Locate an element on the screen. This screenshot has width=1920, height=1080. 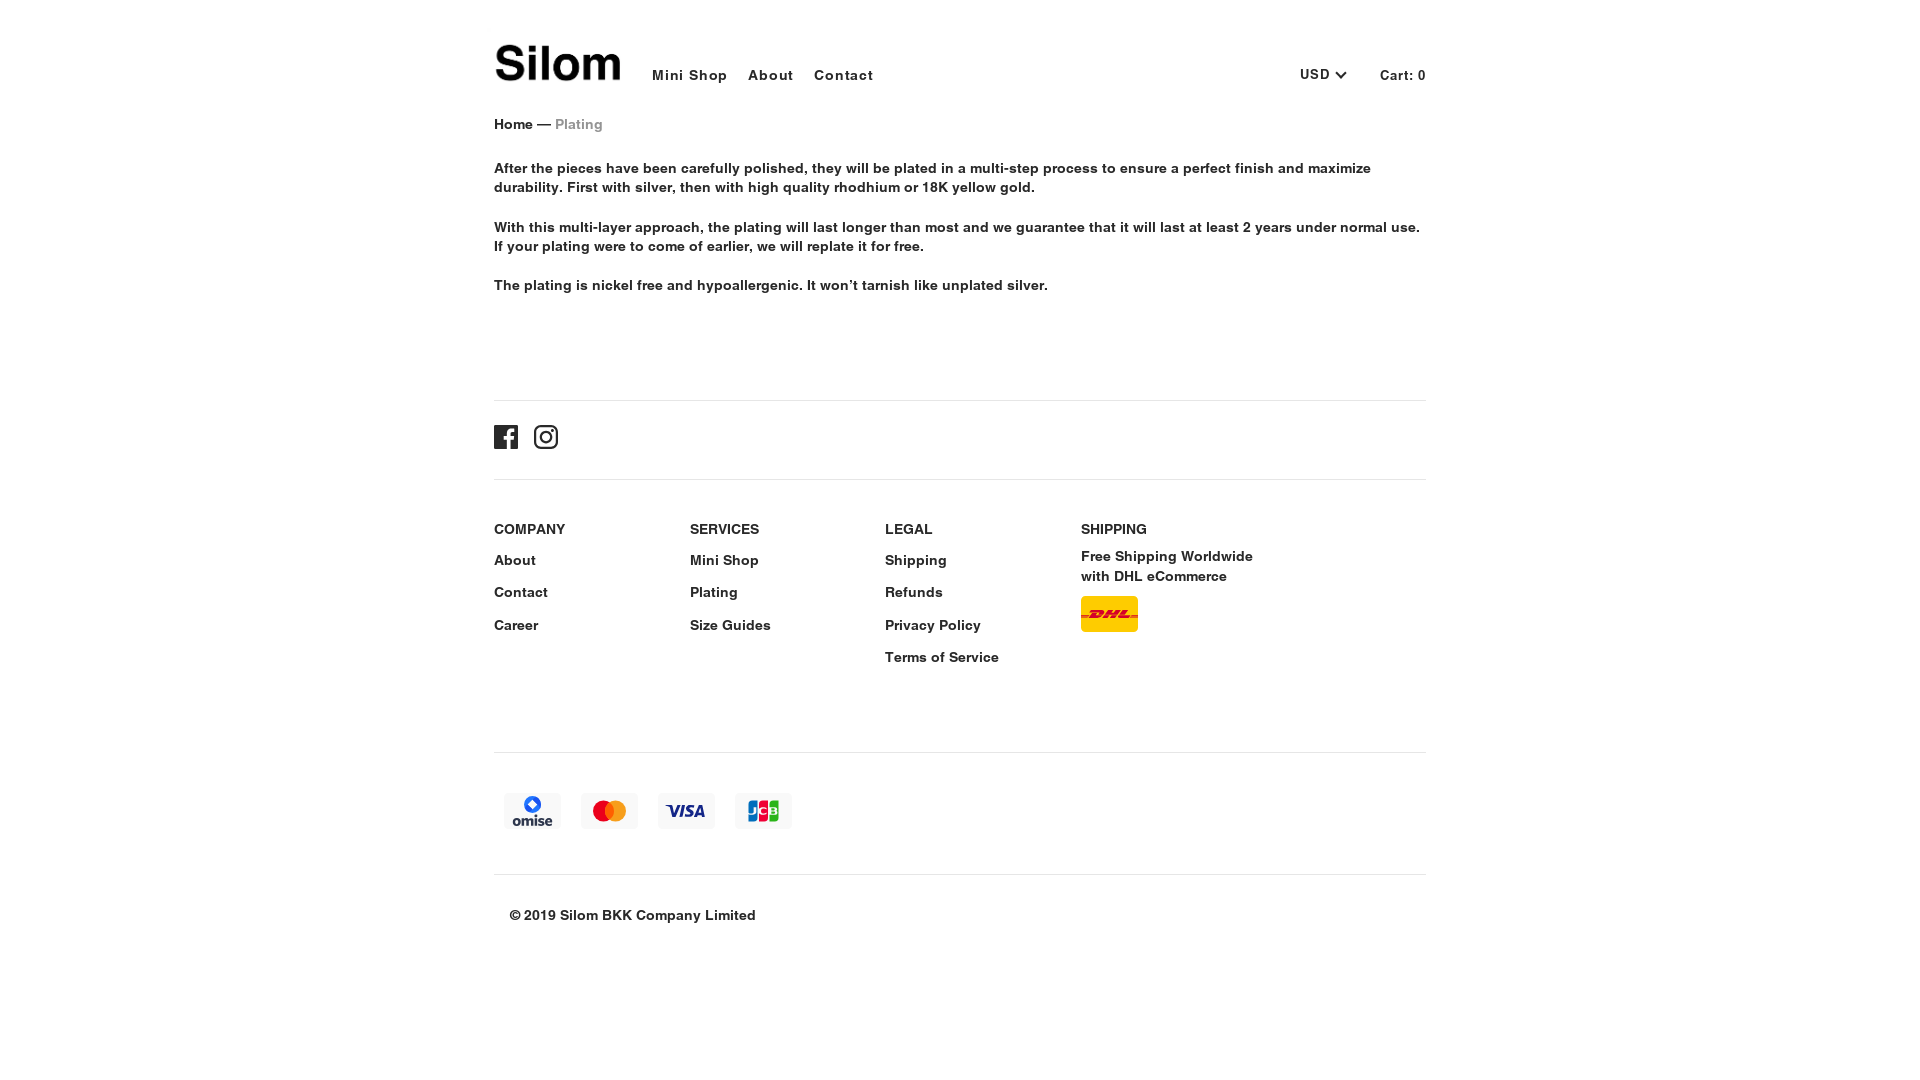
'Cart: 0' is located at coordinates (1401, 73).